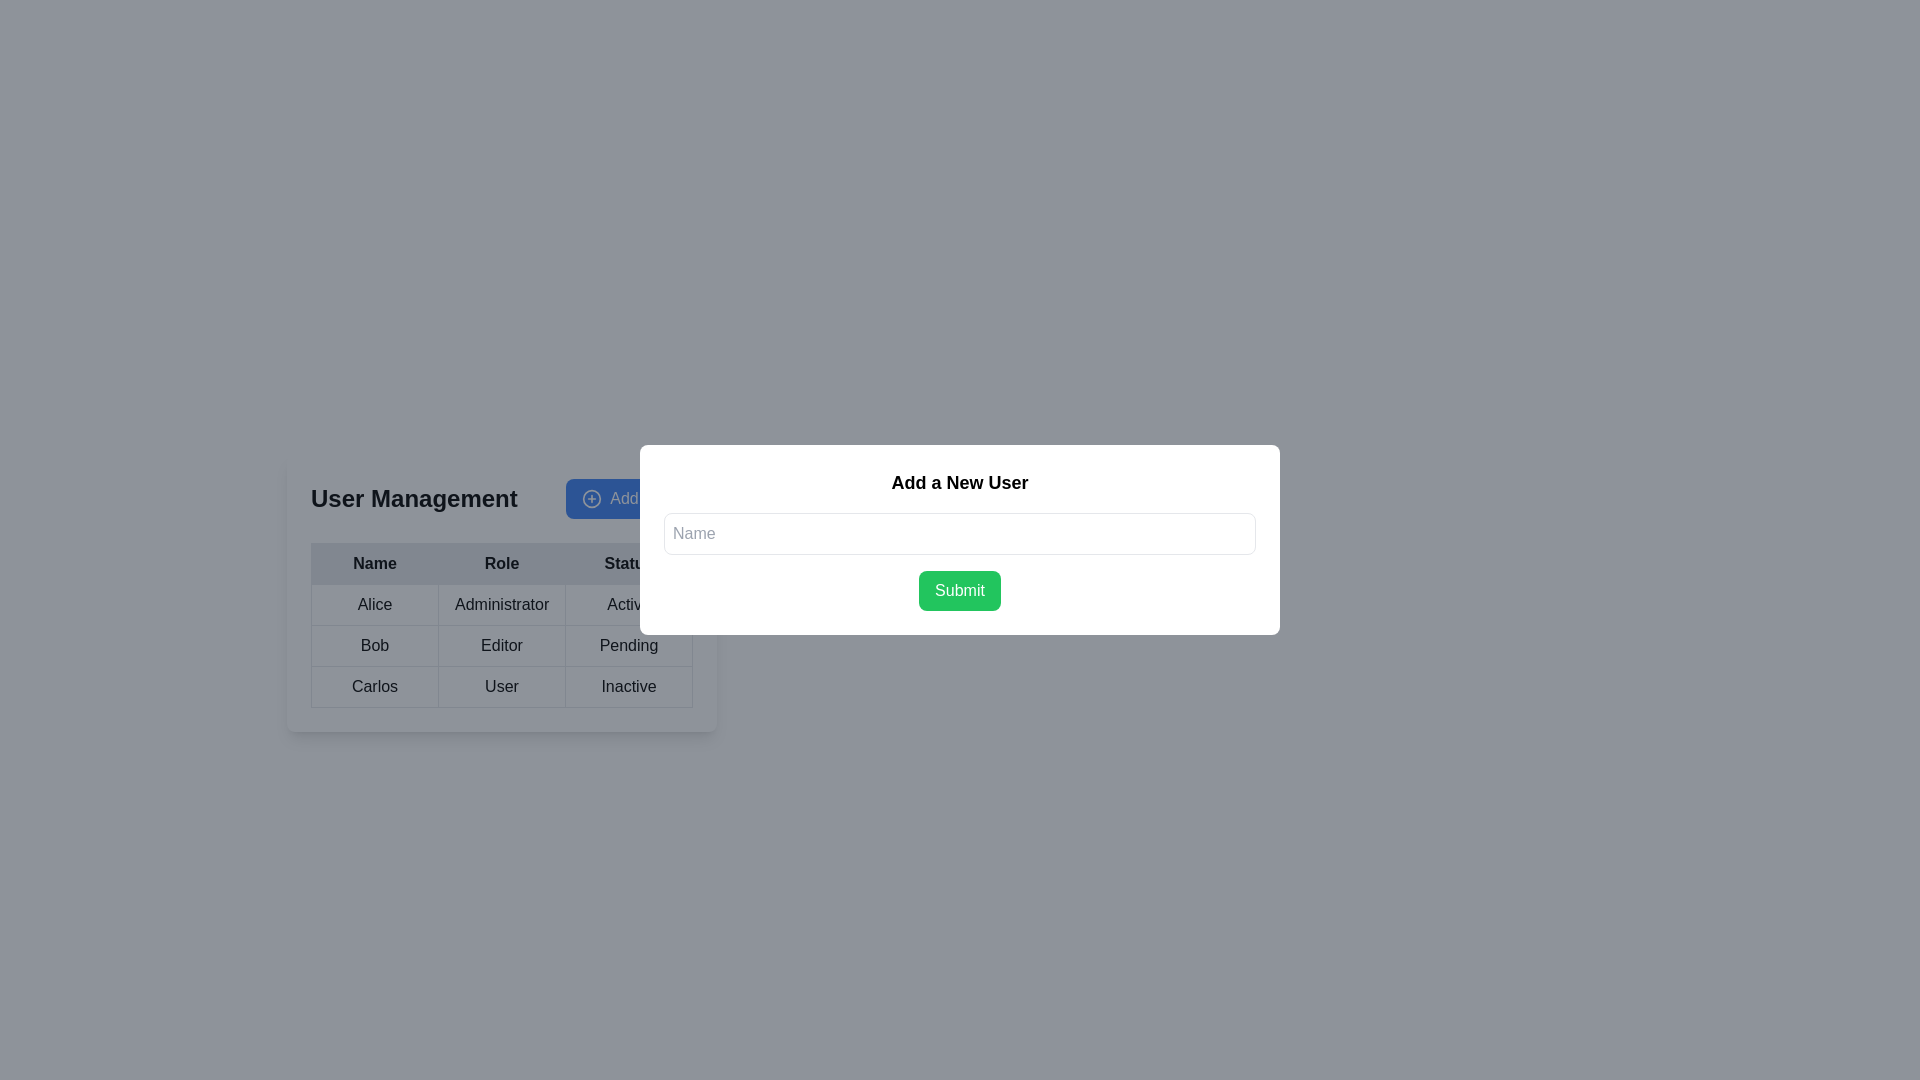  I want to click on the table cell displaying the text 'Administrator' located under the 'Role' column in the user management interface, so click(502, 592).